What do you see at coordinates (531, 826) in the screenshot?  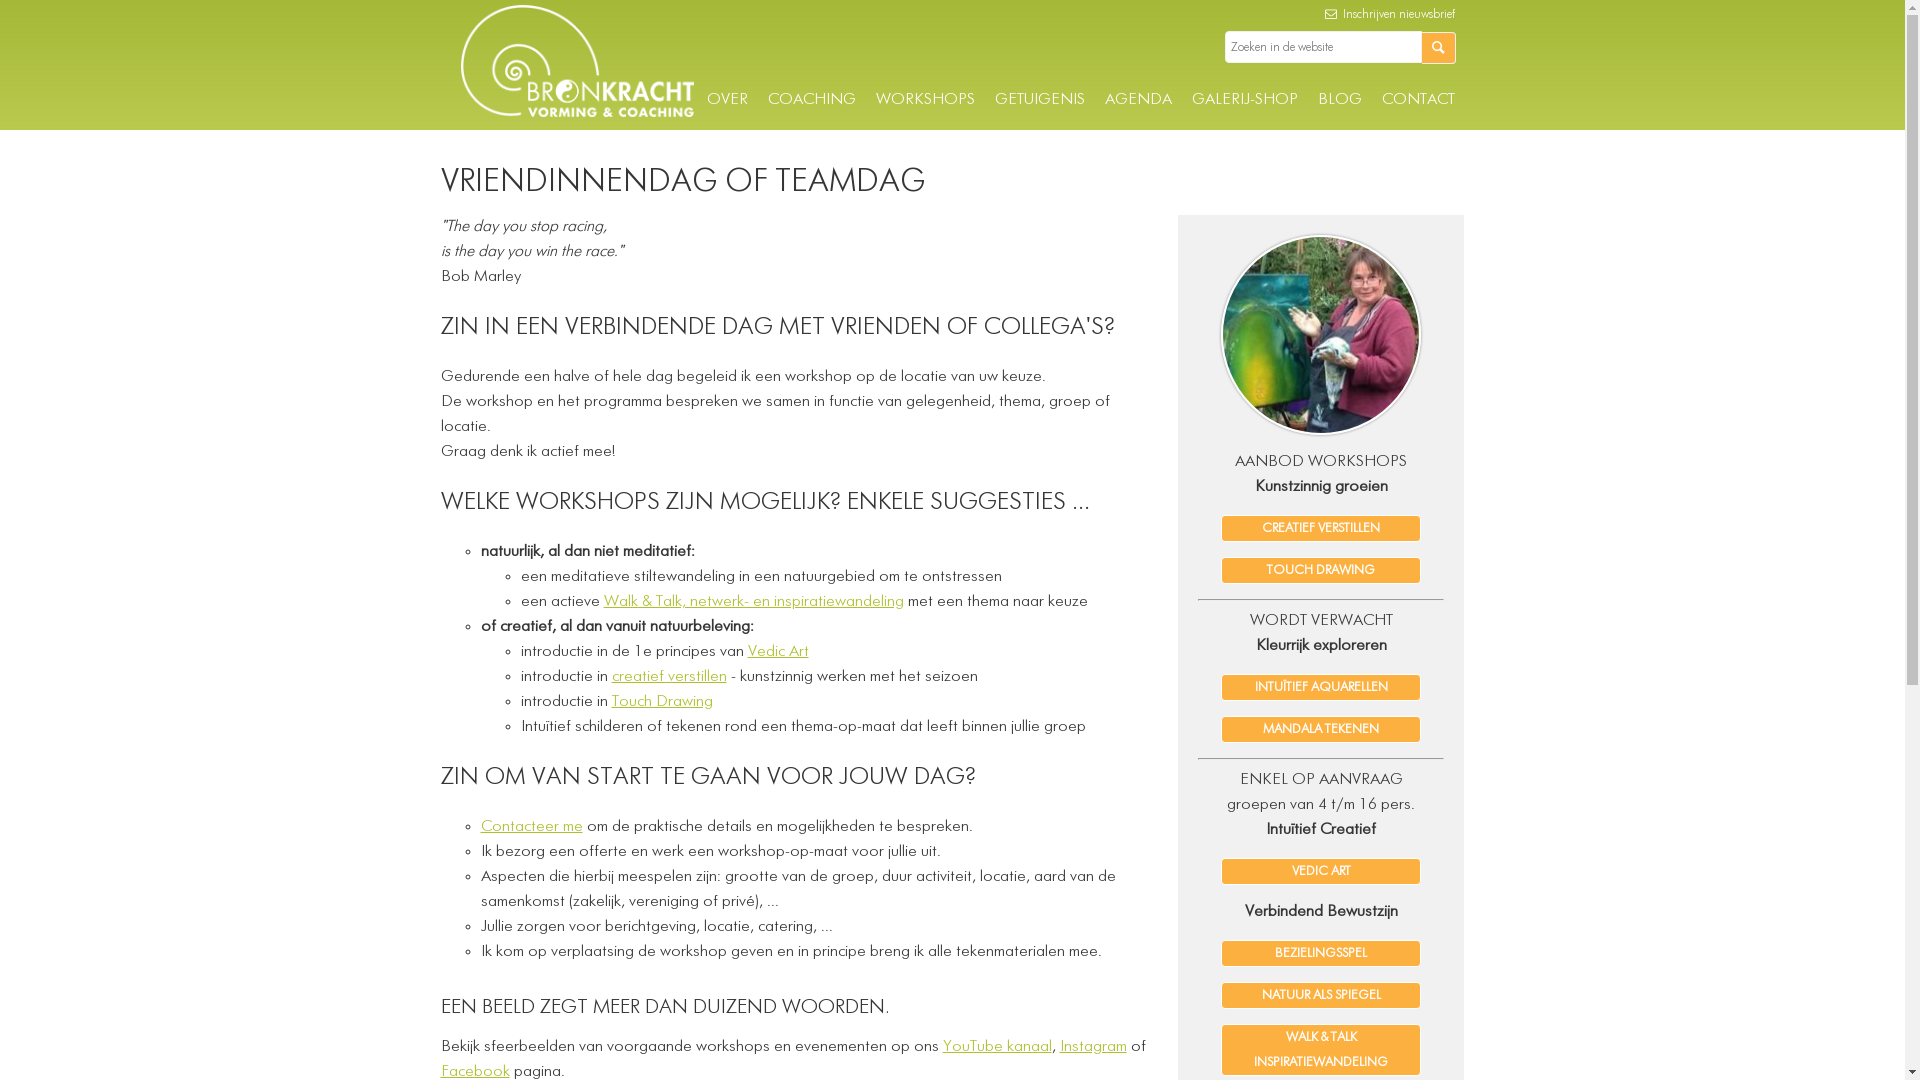 I see `'Contacteer me'` at bounding box center [531, 826].